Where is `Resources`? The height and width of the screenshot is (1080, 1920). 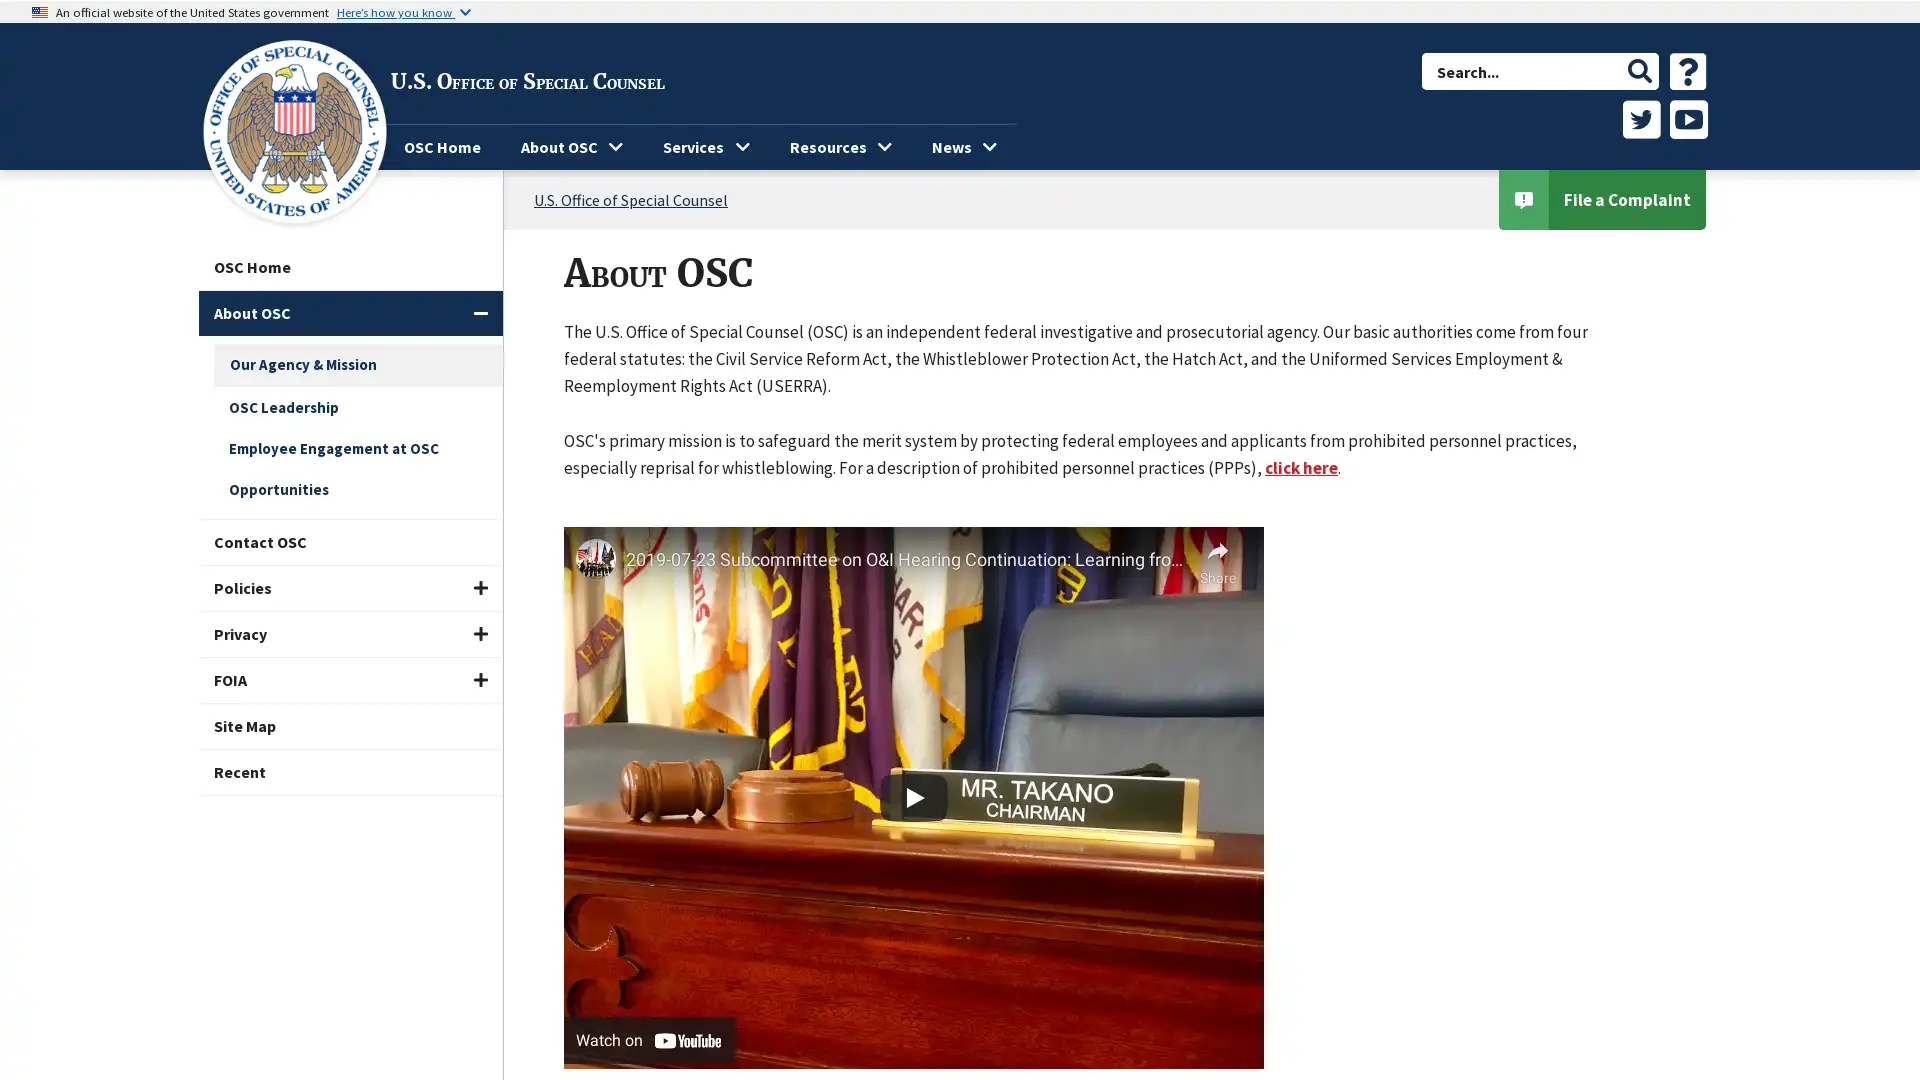 Resources is located at coordinates (840, 146).